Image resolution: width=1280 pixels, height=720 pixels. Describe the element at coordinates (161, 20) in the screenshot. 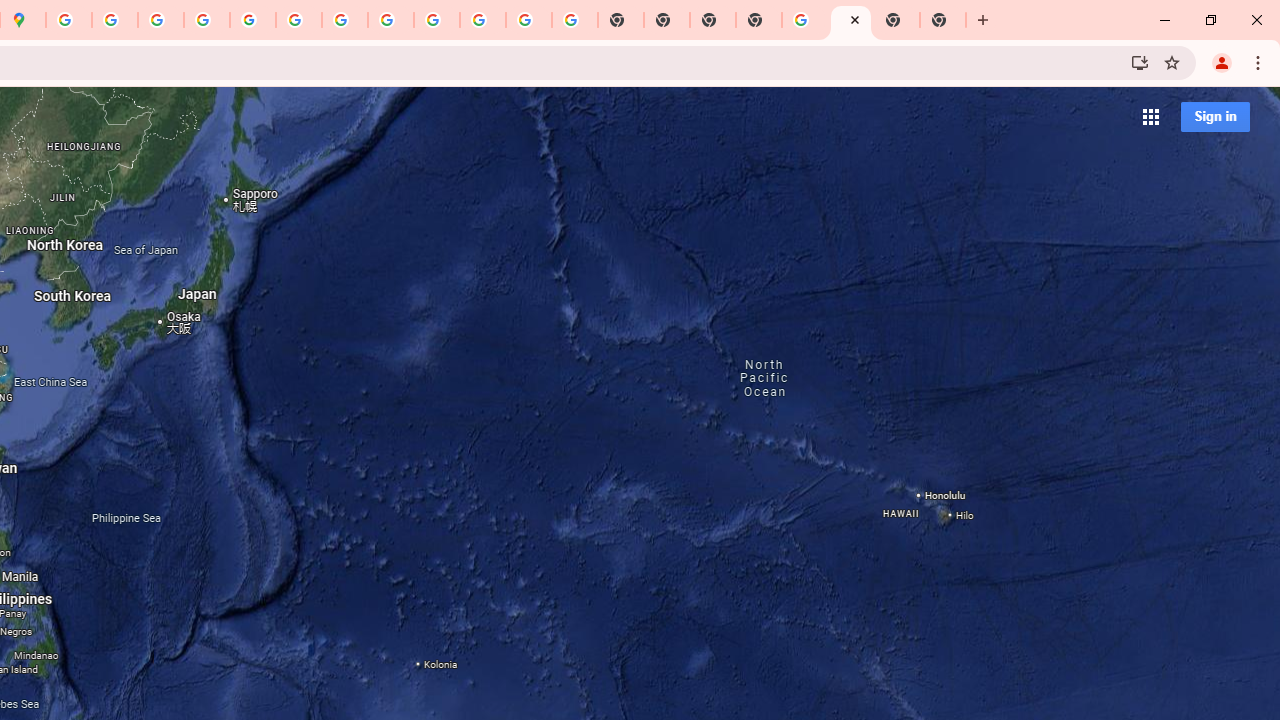

I see `'Privacy Help Center - Policies Help'` at that location.